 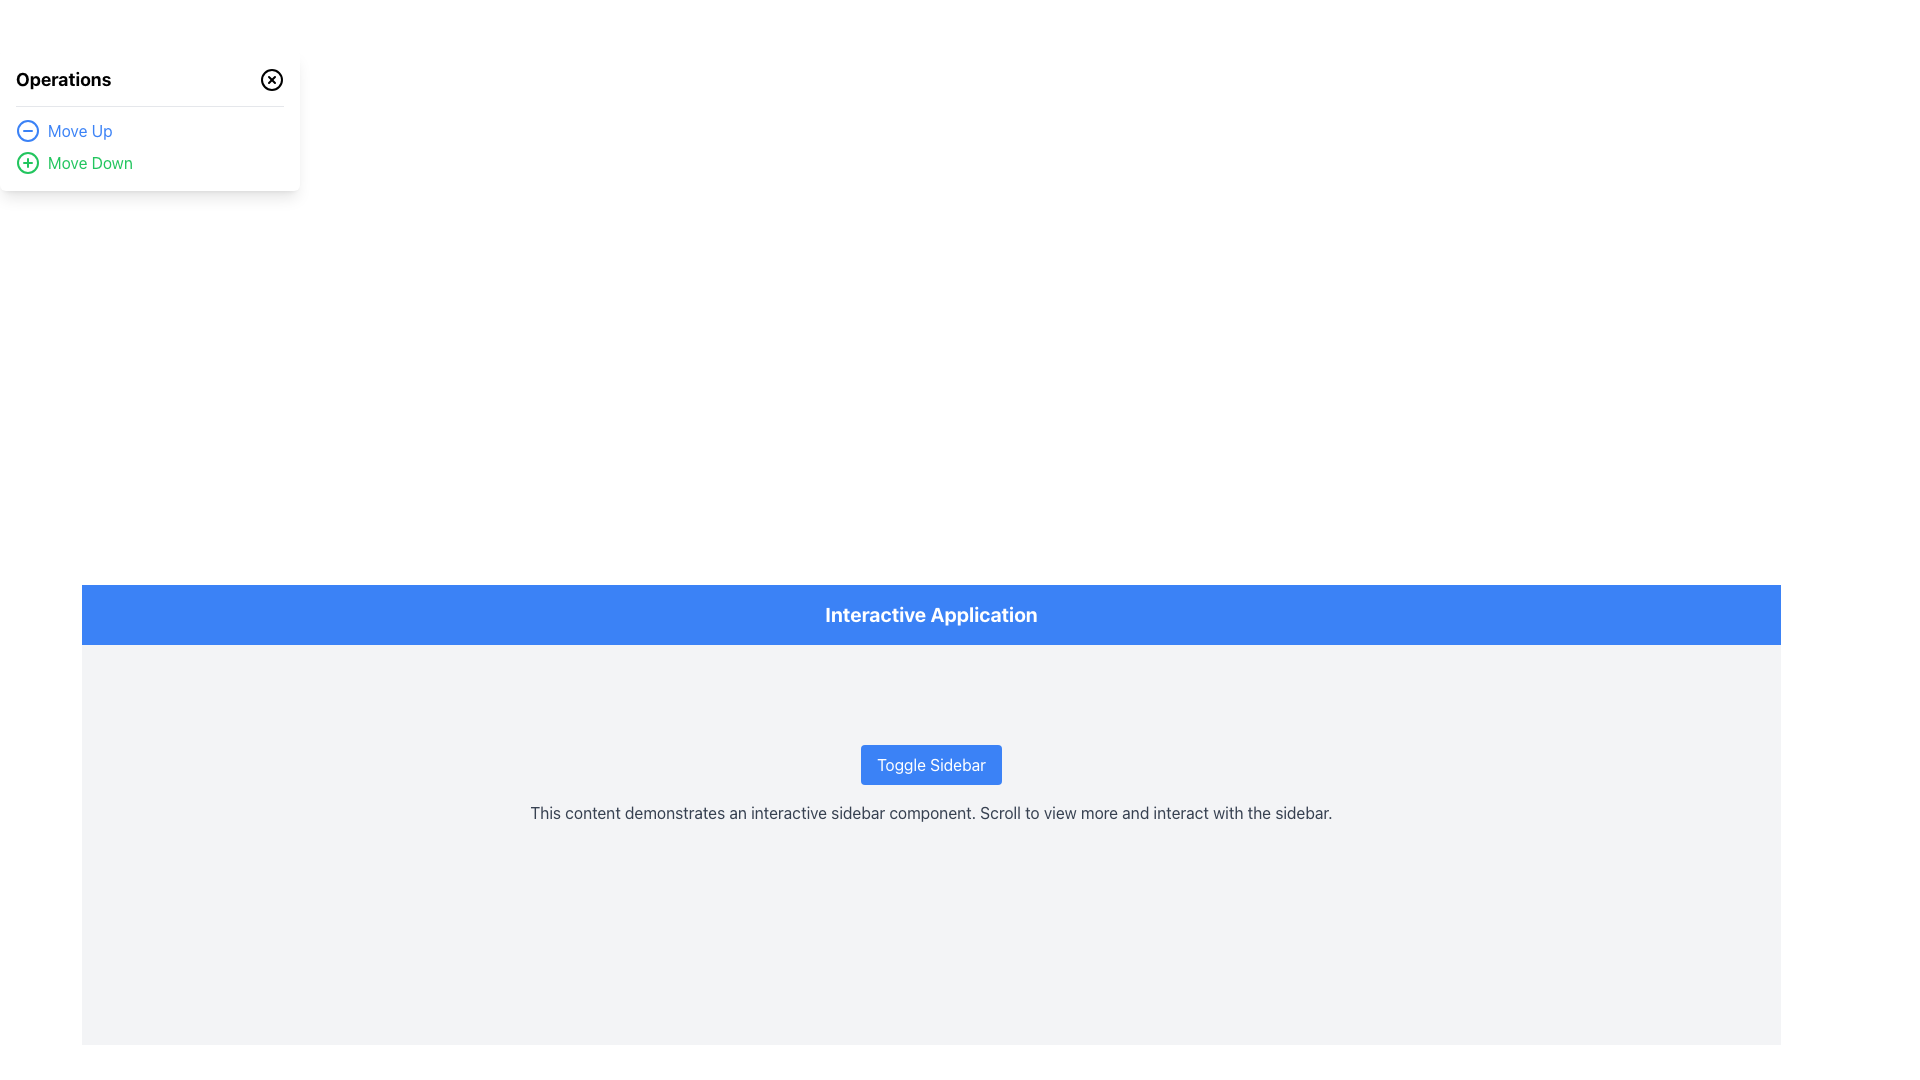 What do you see at coordinates (930, 764) in the screenshot?
I see `the toggle button located near the center of the lower section of the interface to darken its color` at bounding box center [930, 764].